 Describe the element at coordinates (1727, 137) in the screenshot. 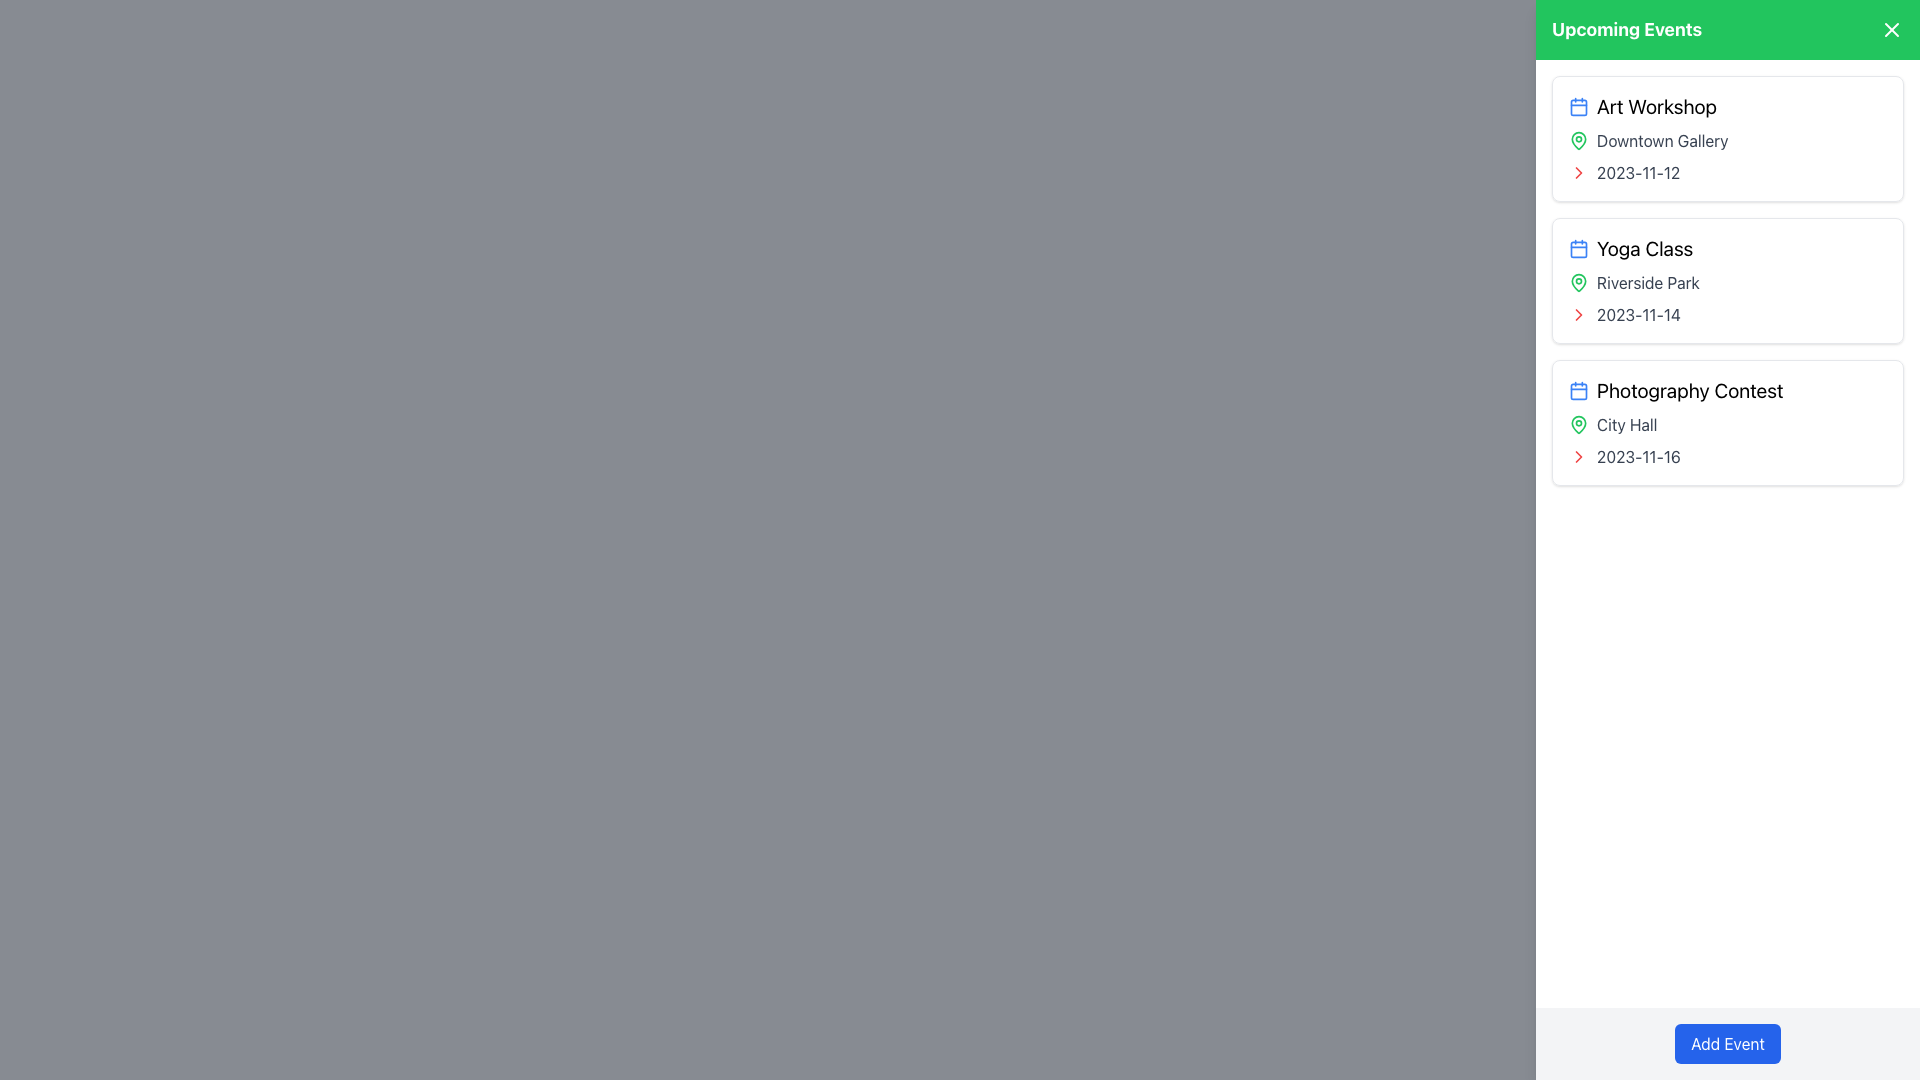

I see `the first card item in the 'Upcoming Events' section` at that location.